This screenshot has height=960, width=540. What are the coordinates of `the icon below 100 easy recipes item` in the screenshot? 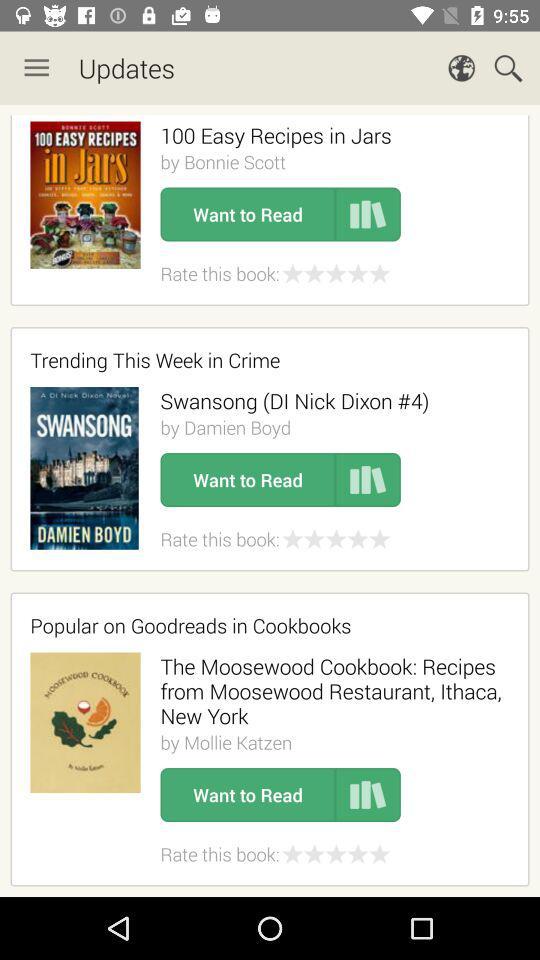 It's located at (222, 161).